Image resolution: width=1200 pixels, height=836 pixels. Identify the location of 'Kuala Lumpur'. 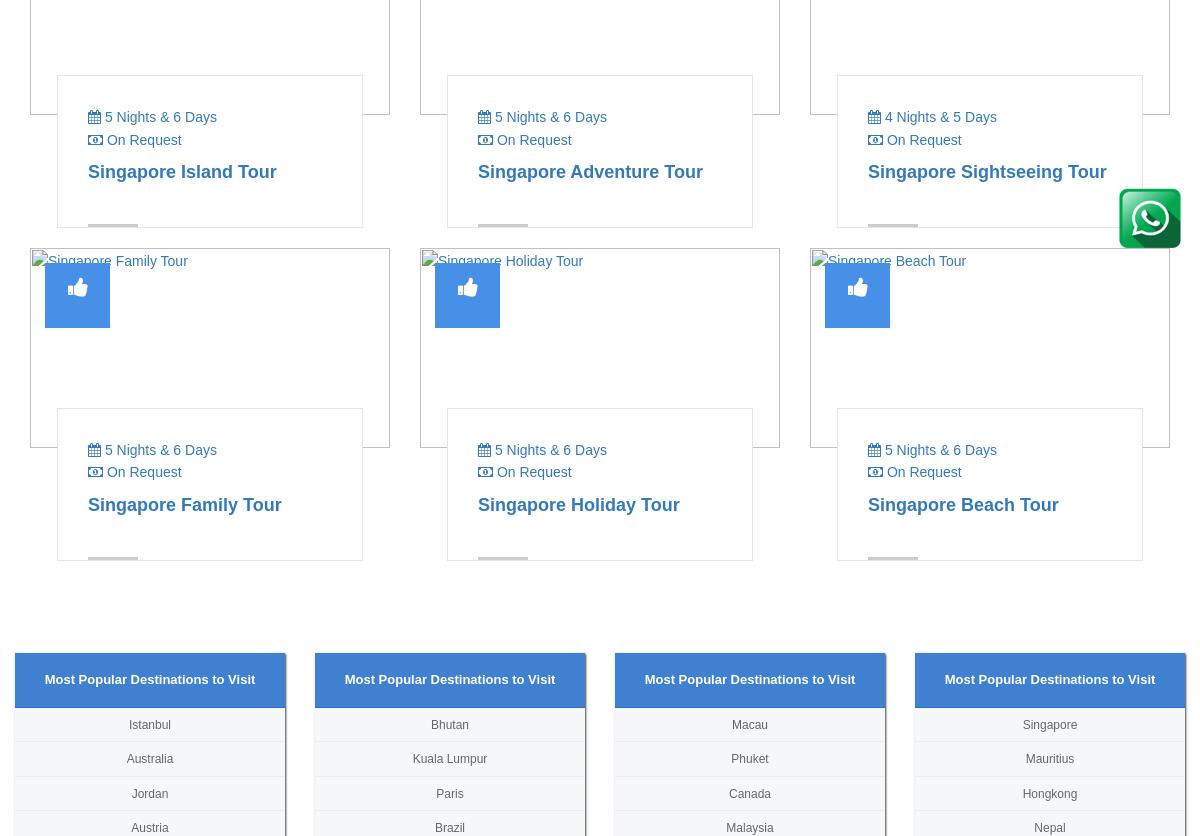
(449, 758).